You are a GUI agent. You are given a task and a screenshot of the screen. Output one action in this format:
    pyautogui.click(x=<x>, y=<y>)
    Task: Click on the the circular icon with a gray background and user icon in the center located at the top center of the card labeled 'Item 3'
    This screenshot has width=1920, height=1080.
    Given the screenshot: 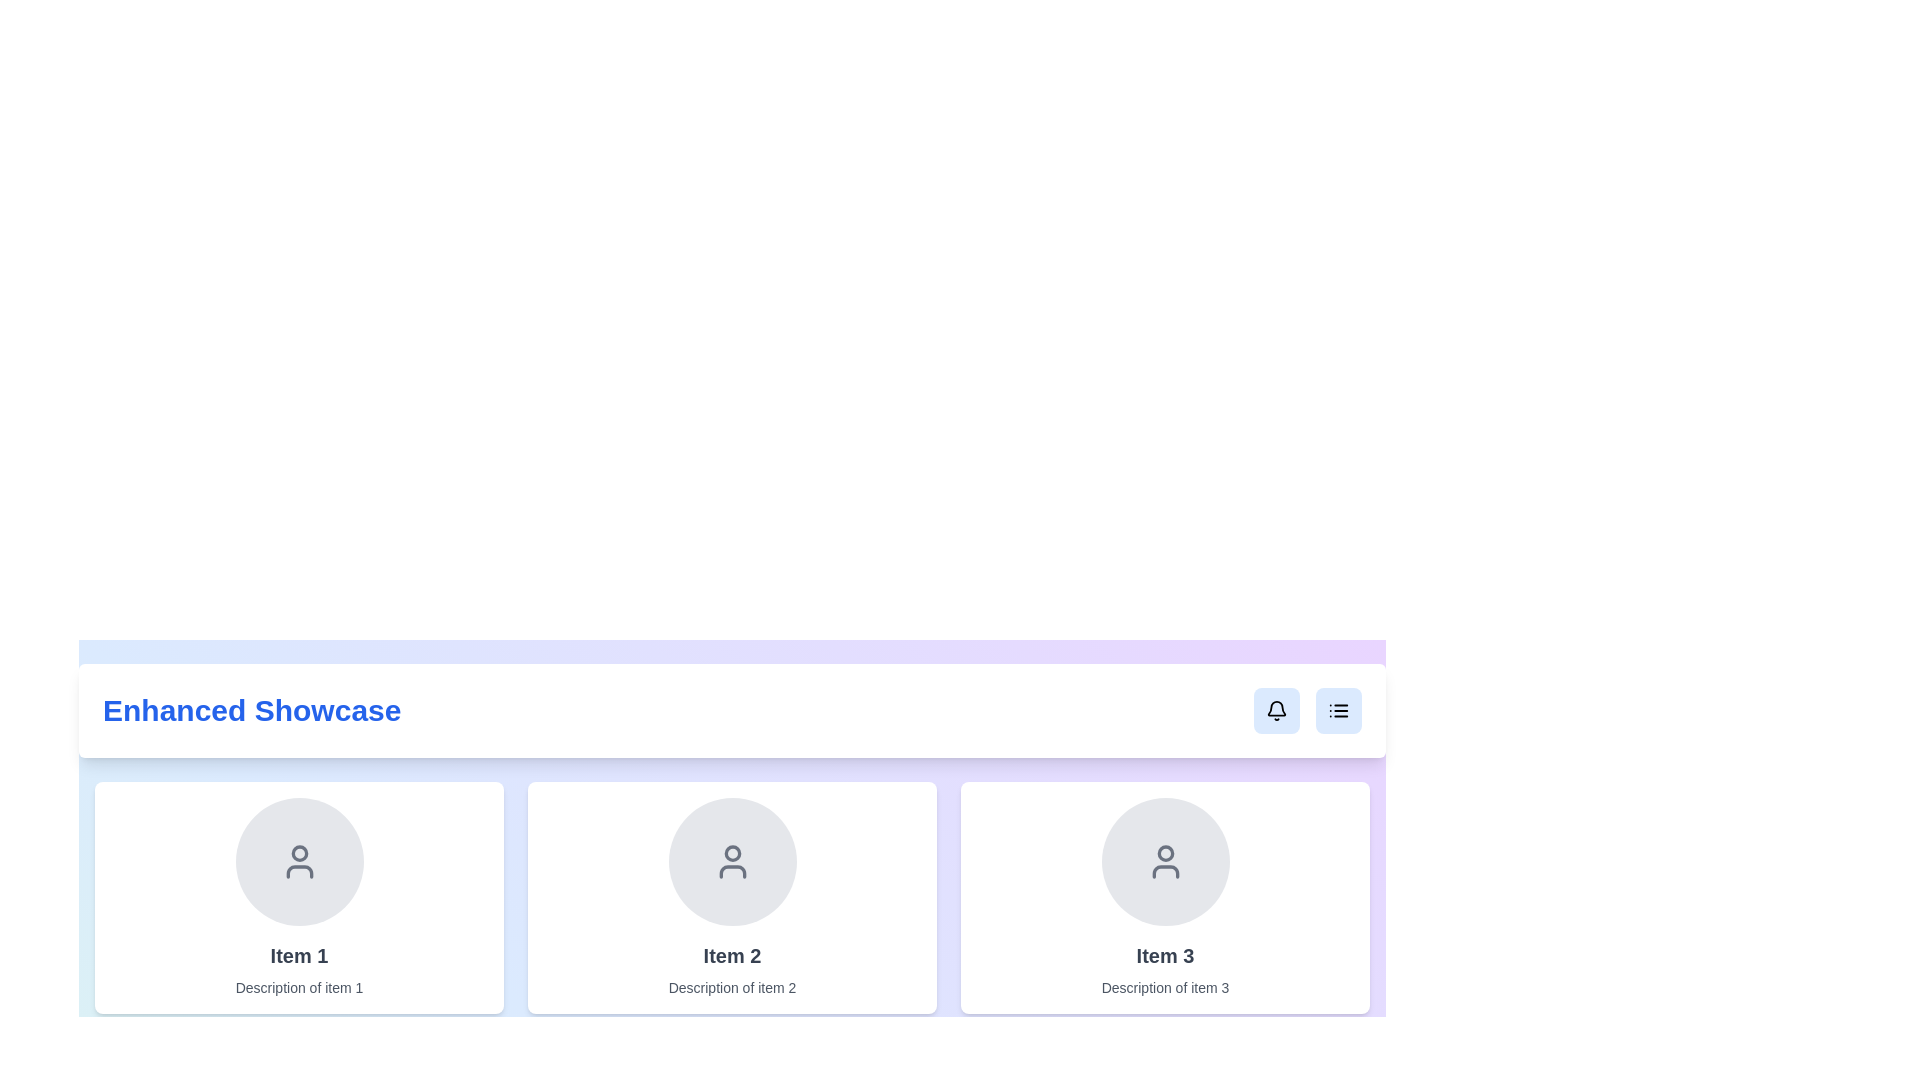 What is the action you would take?
    pyautogui.click(x=1165, y=860)
    